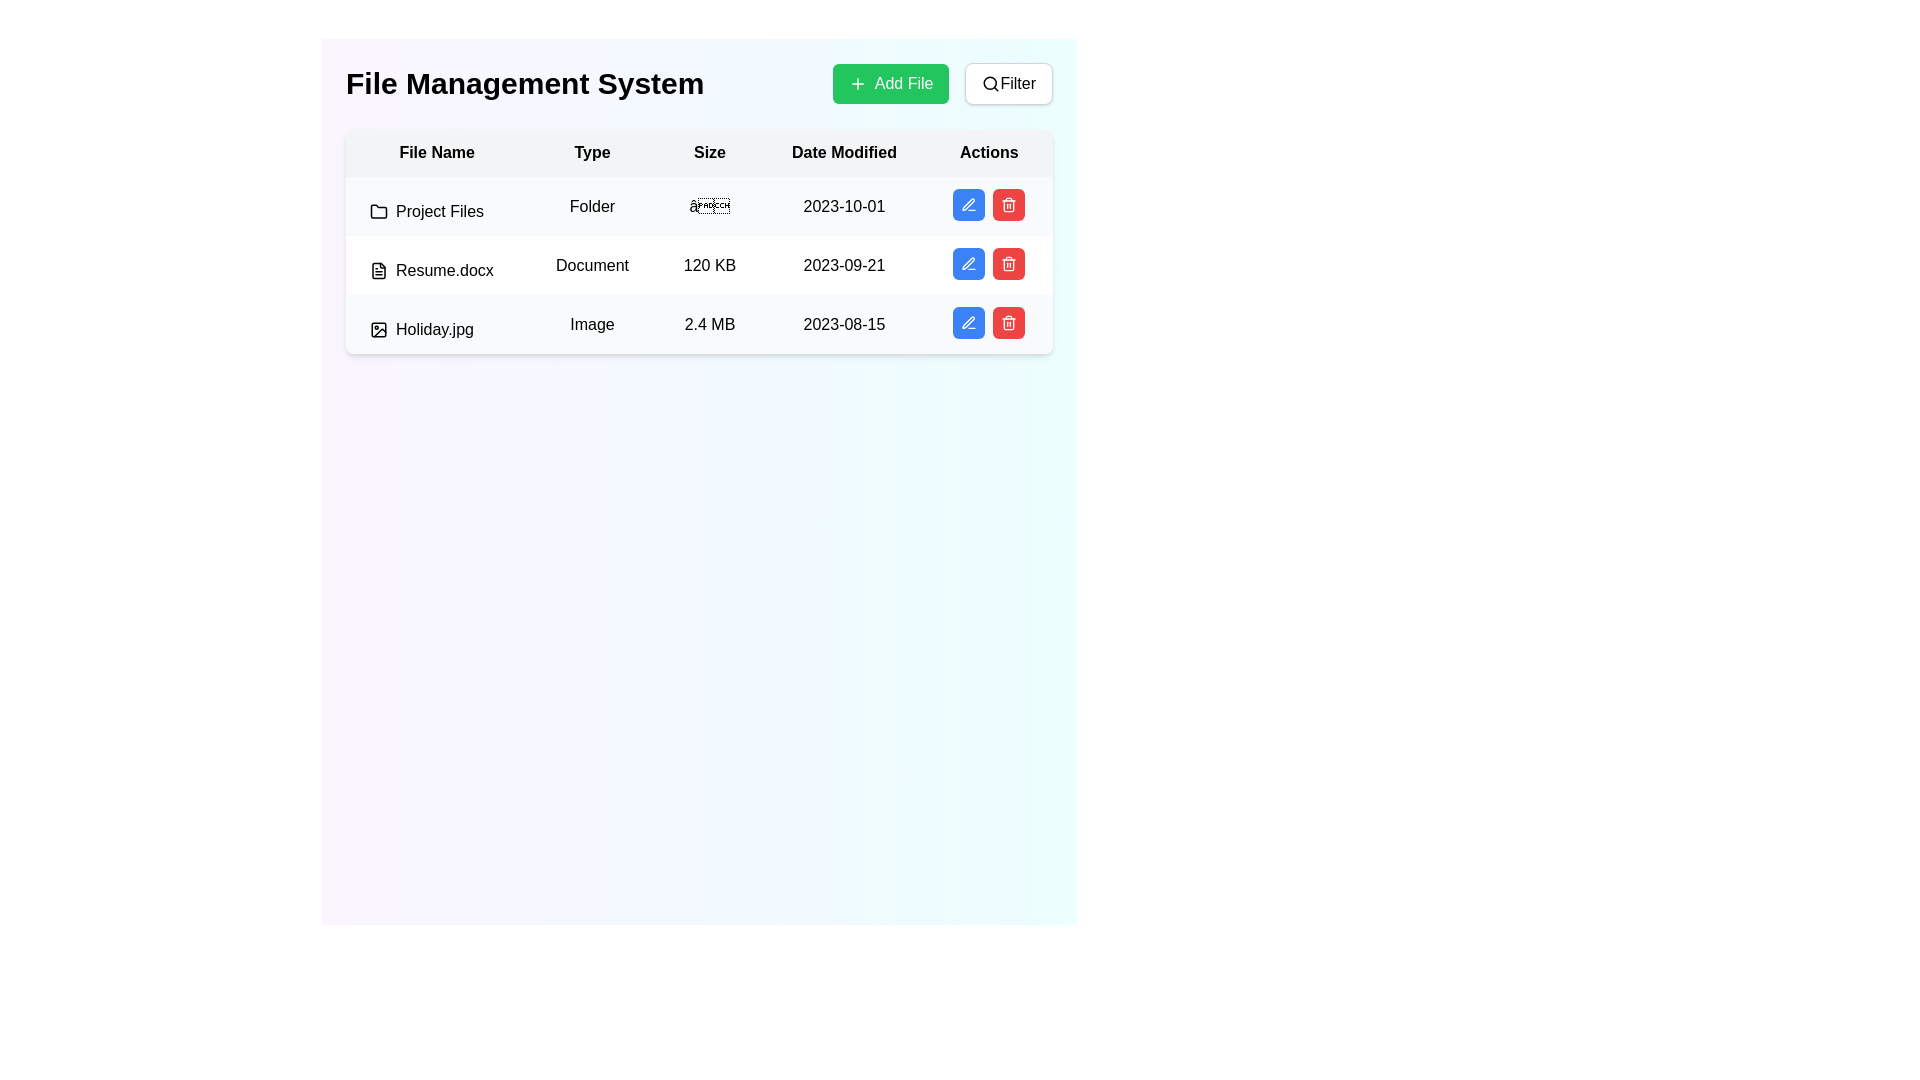  What do you see at coordinates (699, 152) in the screenshot?
I see `the Table Header Row of the file management table` at bounding box center [699, 152].